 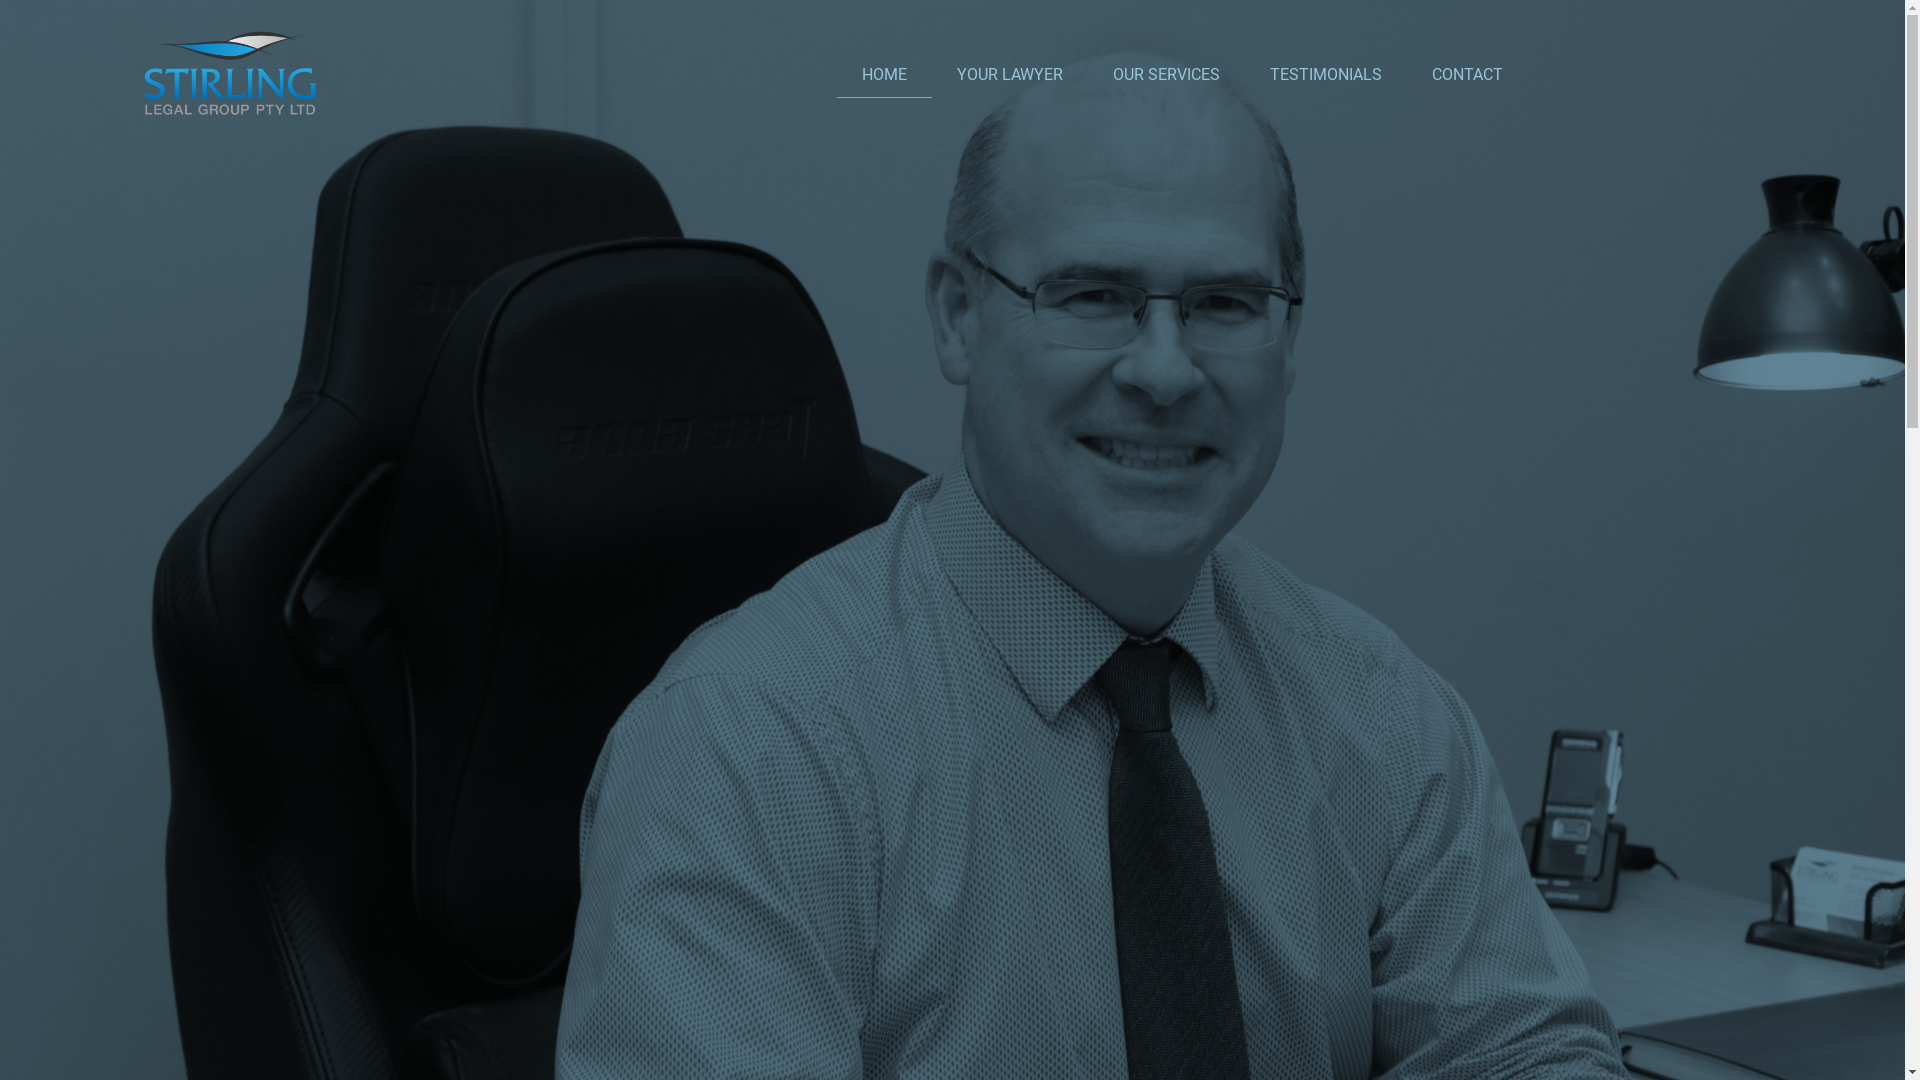 I want to click on 'CONTACT', so click(x=1467, y=73).